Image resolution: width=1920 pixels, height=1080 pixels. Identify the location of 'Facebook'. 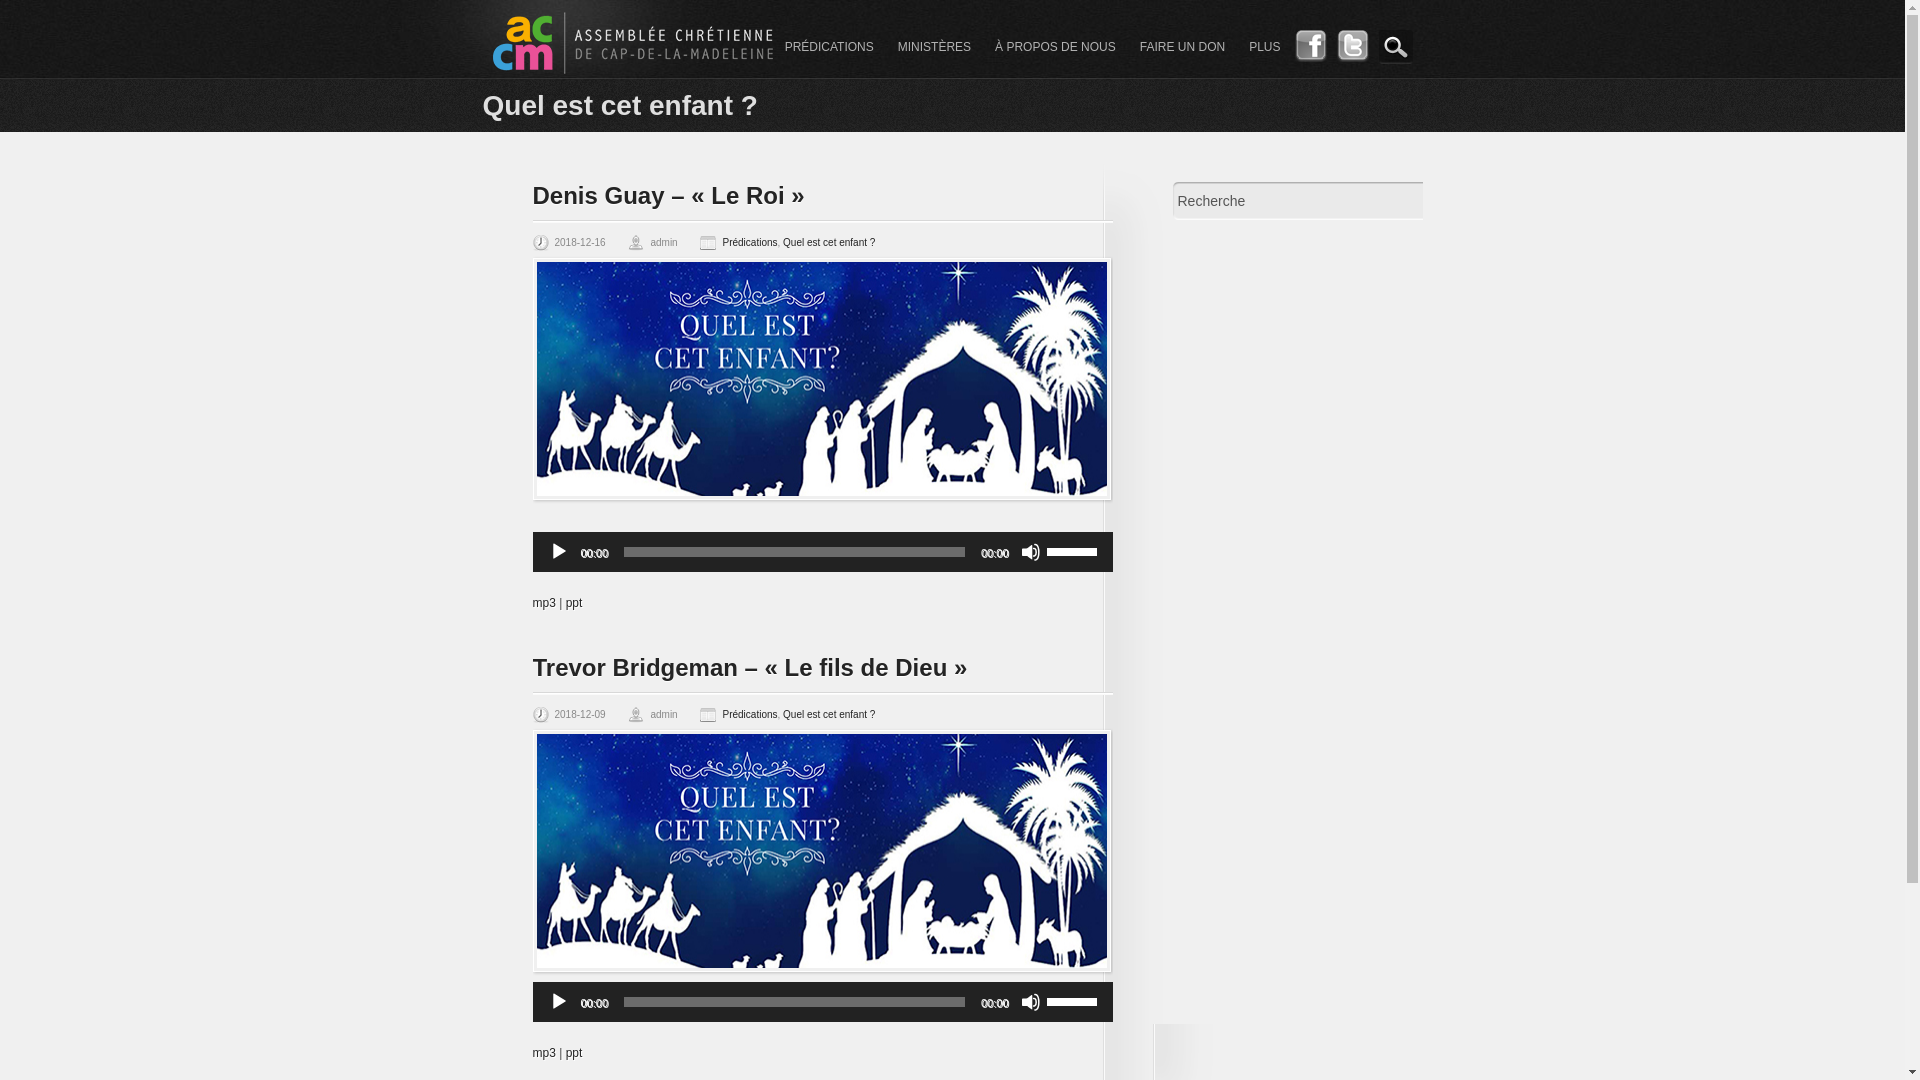
(1310, 56).